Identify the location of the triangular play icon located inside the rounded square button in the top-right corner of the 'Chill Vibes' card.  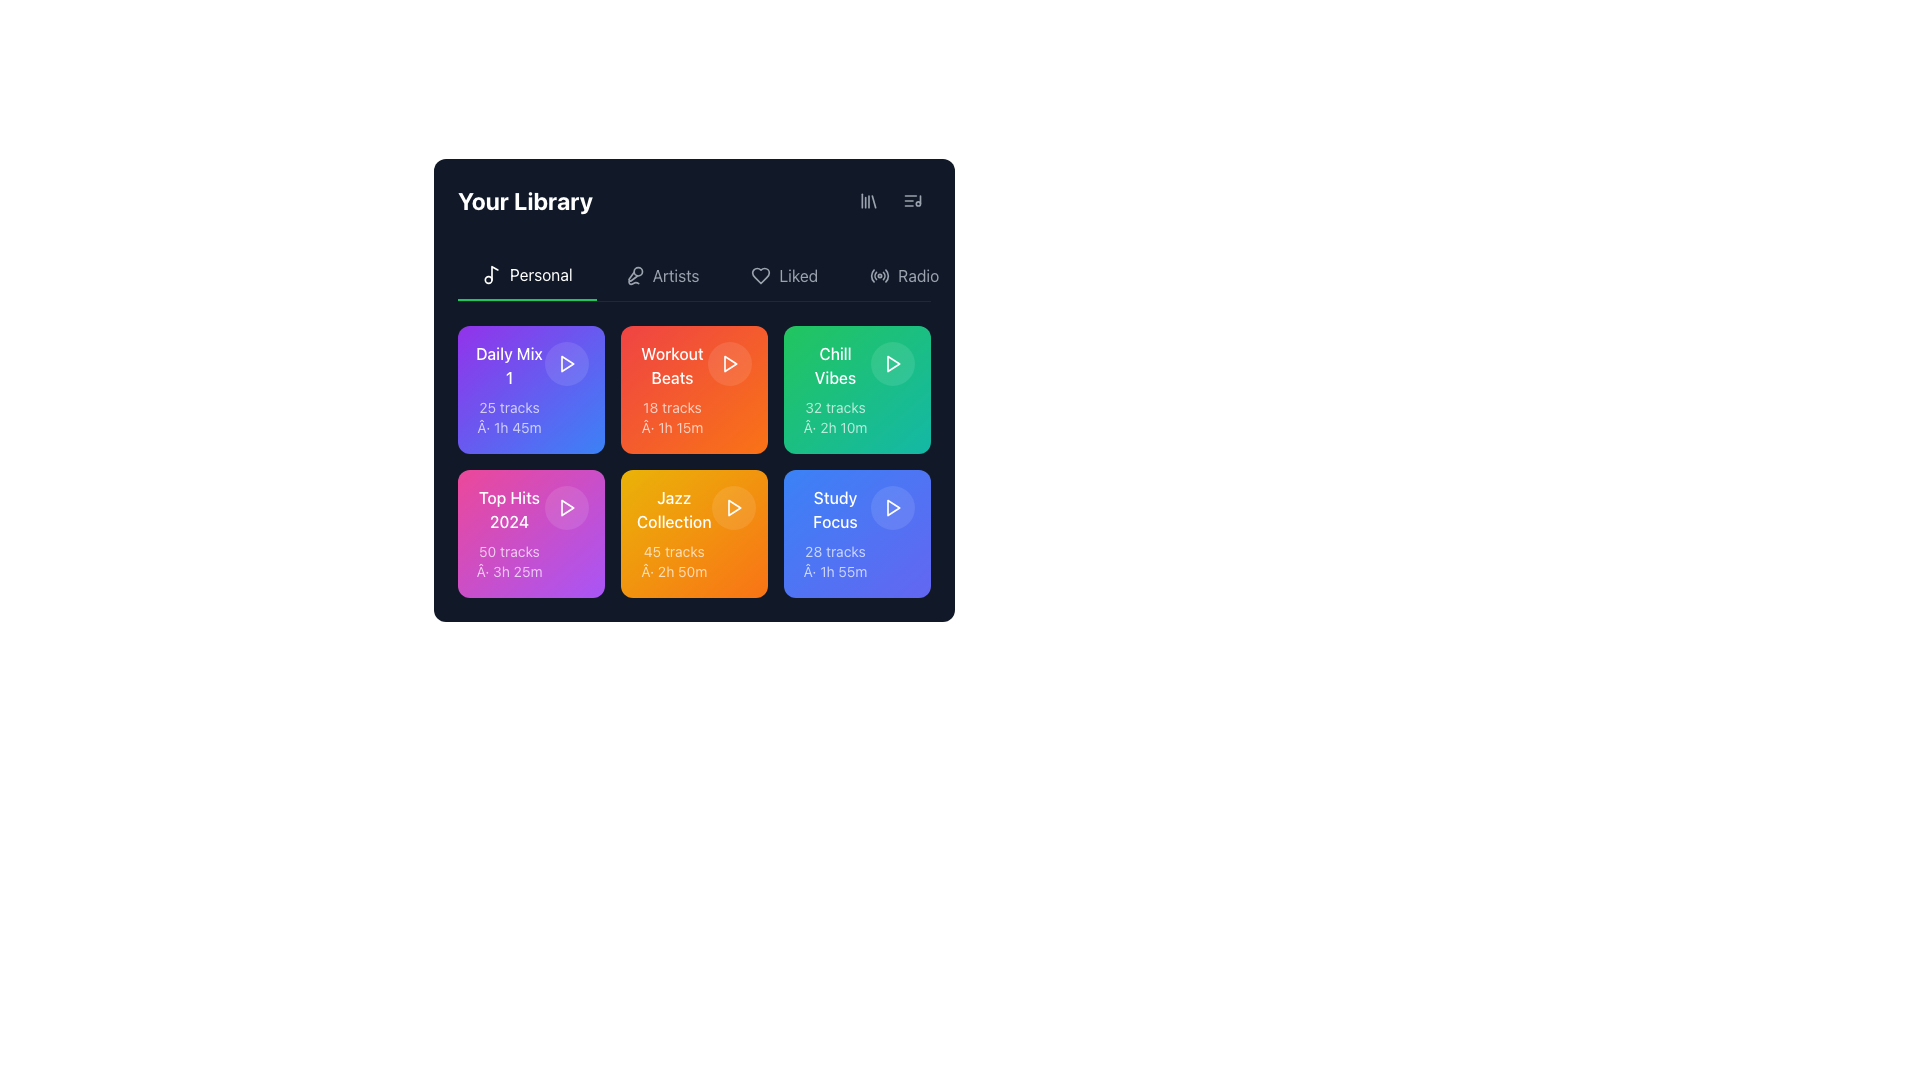
(891, 363).